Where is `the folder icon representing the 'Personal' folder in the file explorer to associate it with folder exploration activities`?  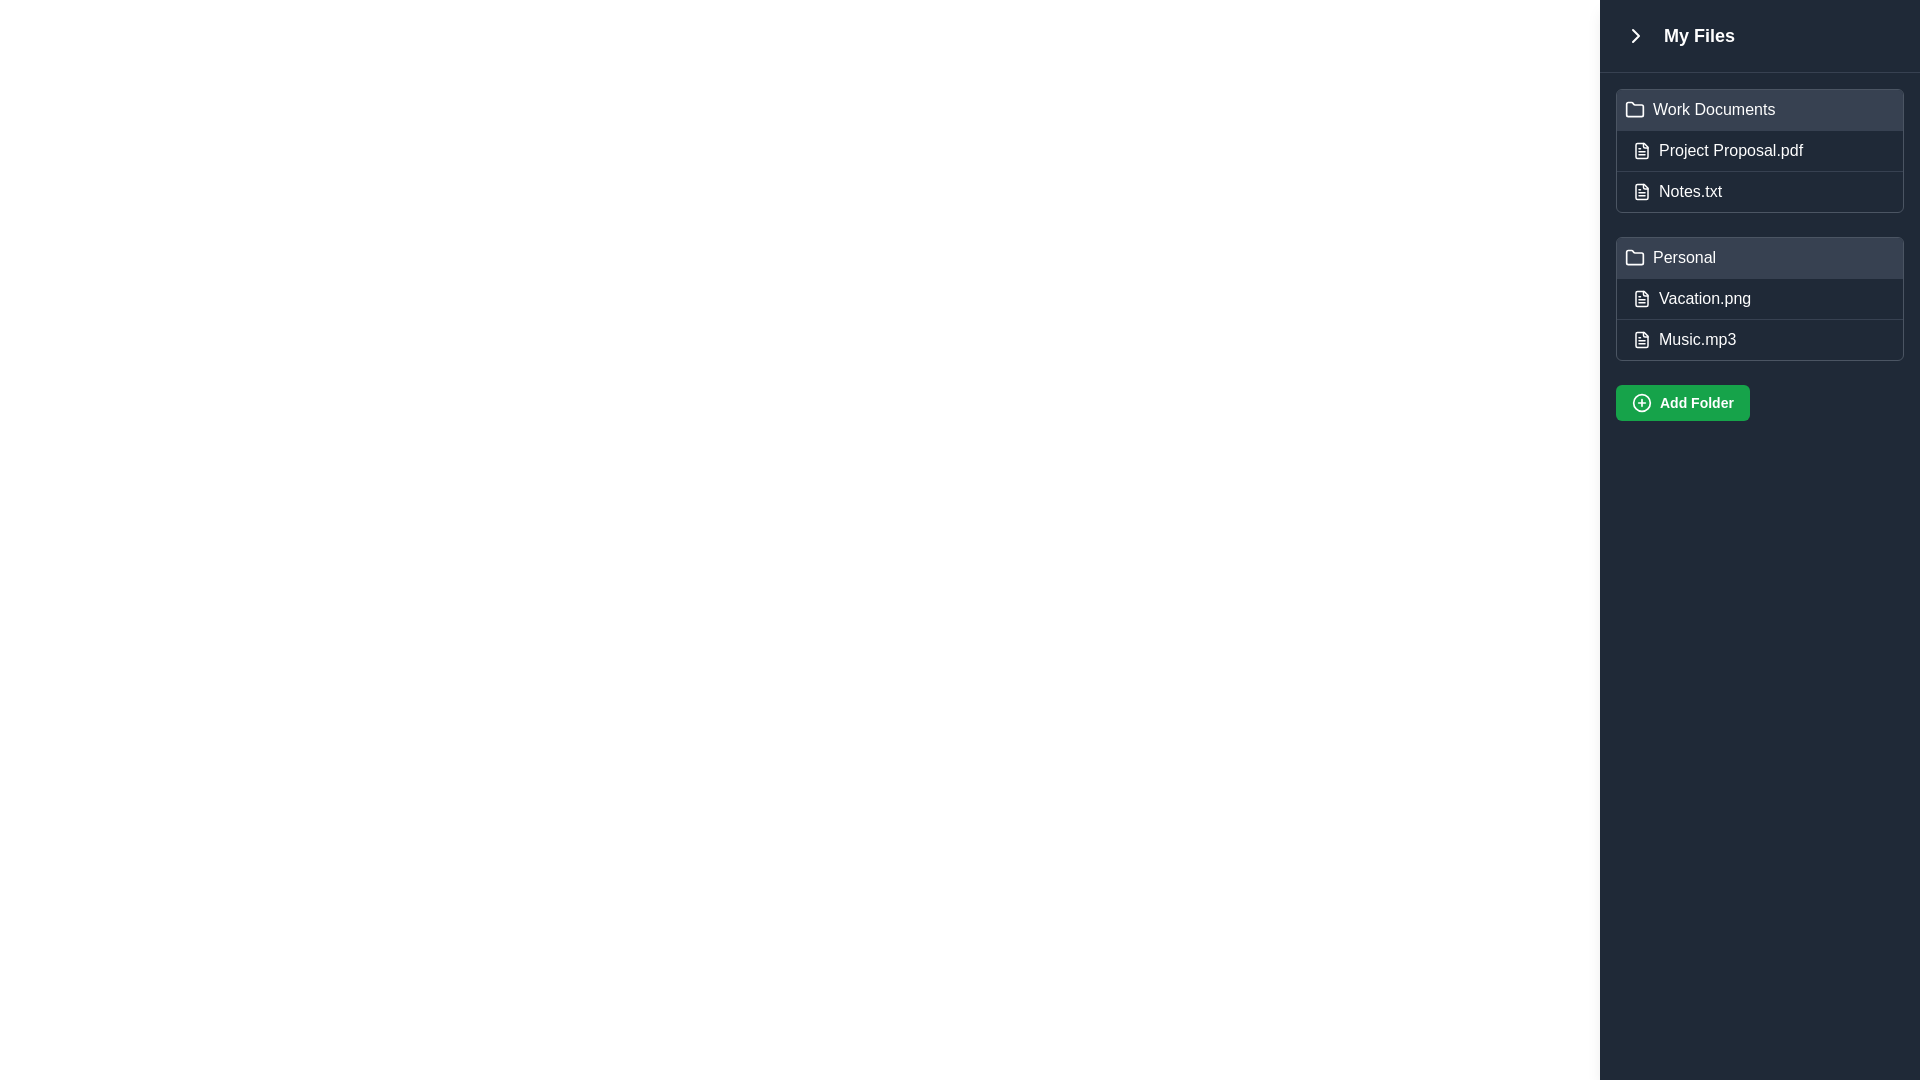
the folder icon representing the 'Personal' folder in the file explorer to associate it with folder exploration activities is located at coordinates (1635, 256).